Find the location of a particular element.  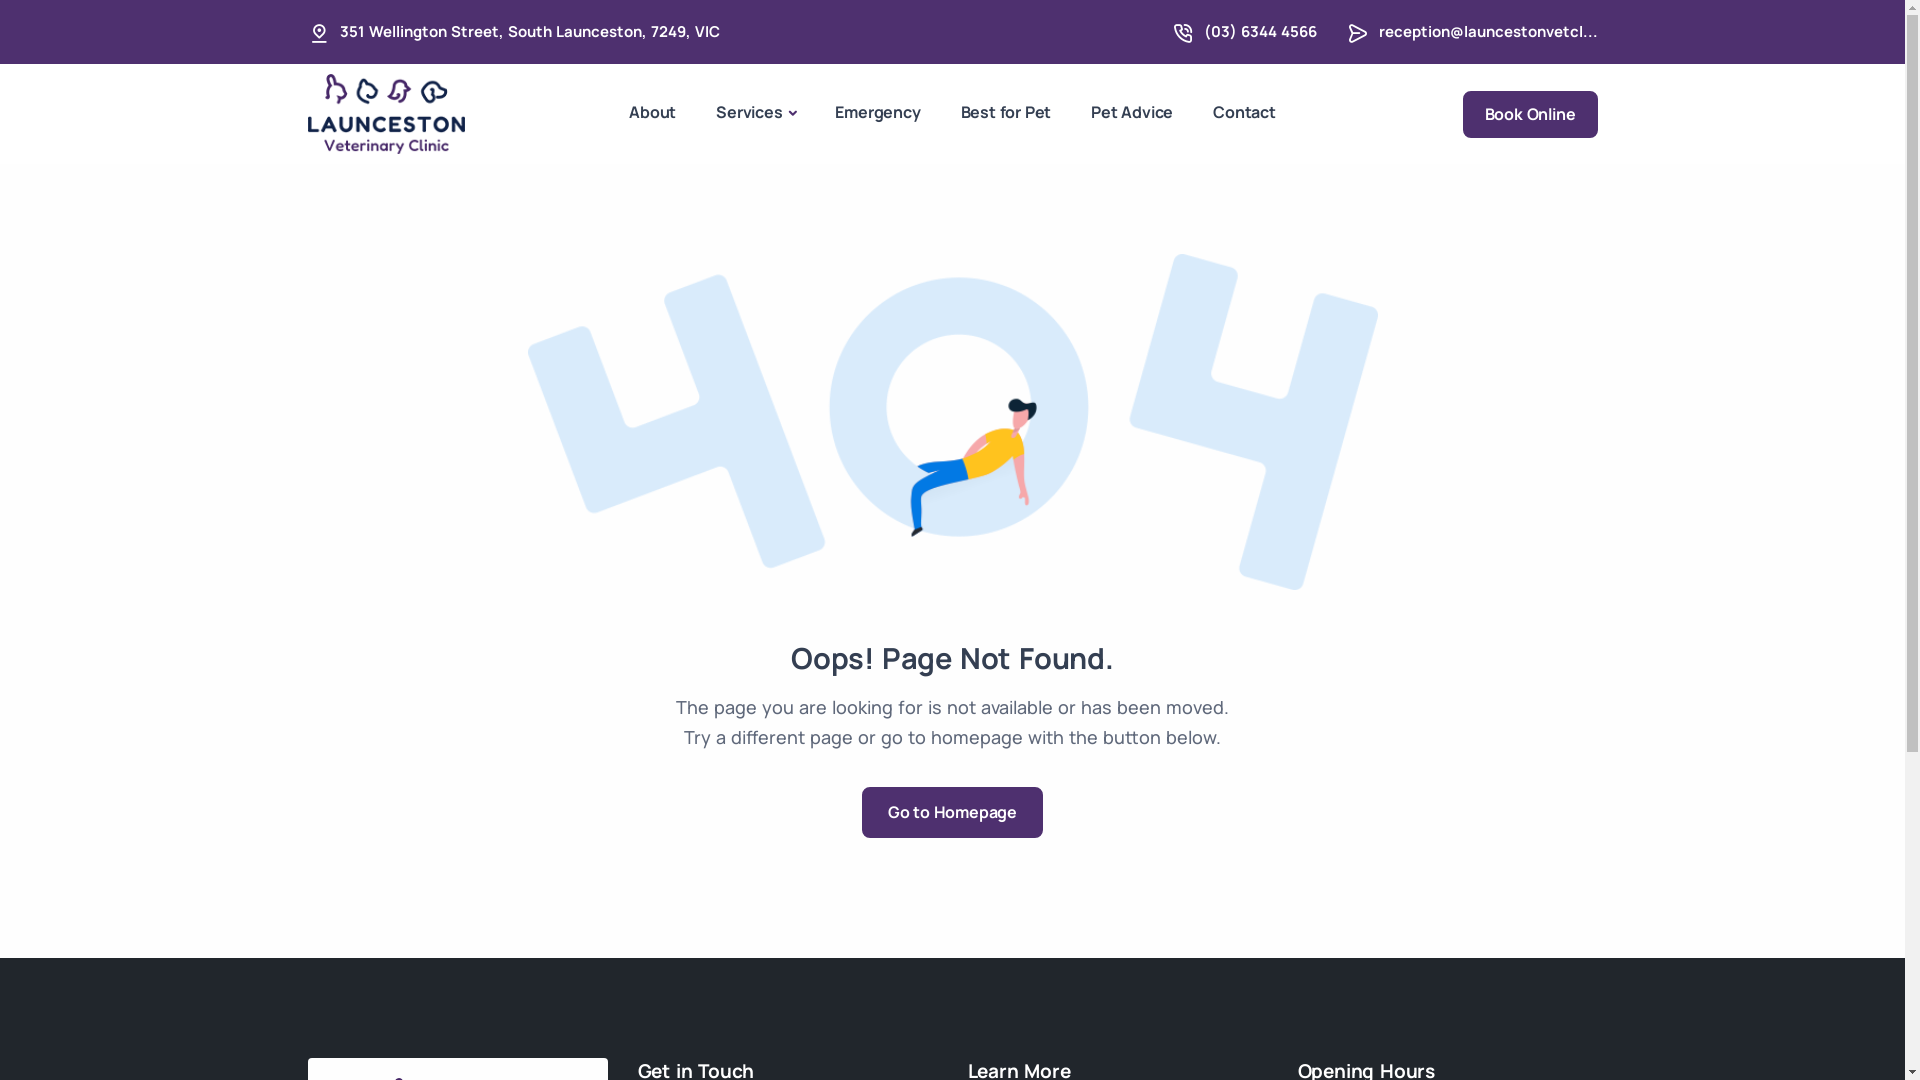

'reception@launcestonvetcl...' is located at coordinates (1487, 31).